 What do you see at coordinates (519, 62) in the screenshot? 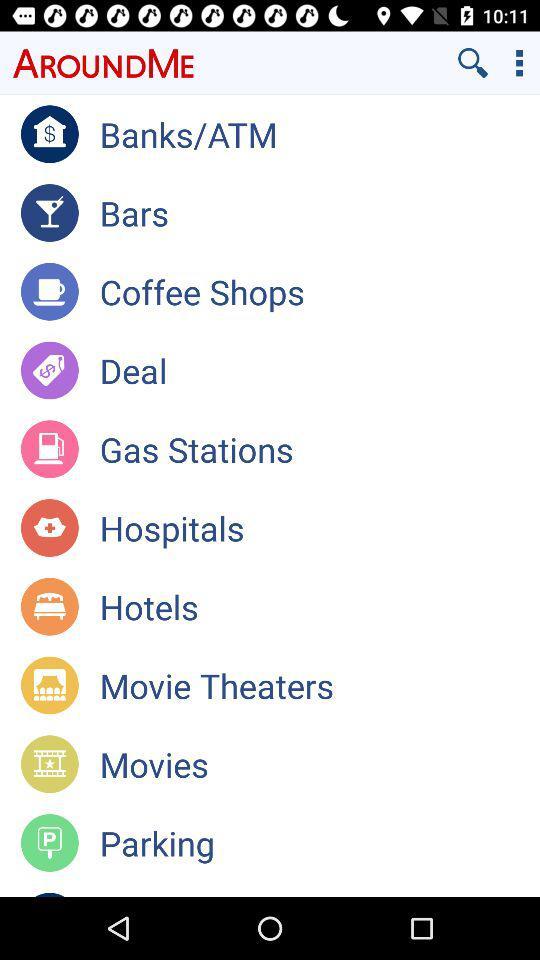
I see `menu button` at bounding box center [519, 62].